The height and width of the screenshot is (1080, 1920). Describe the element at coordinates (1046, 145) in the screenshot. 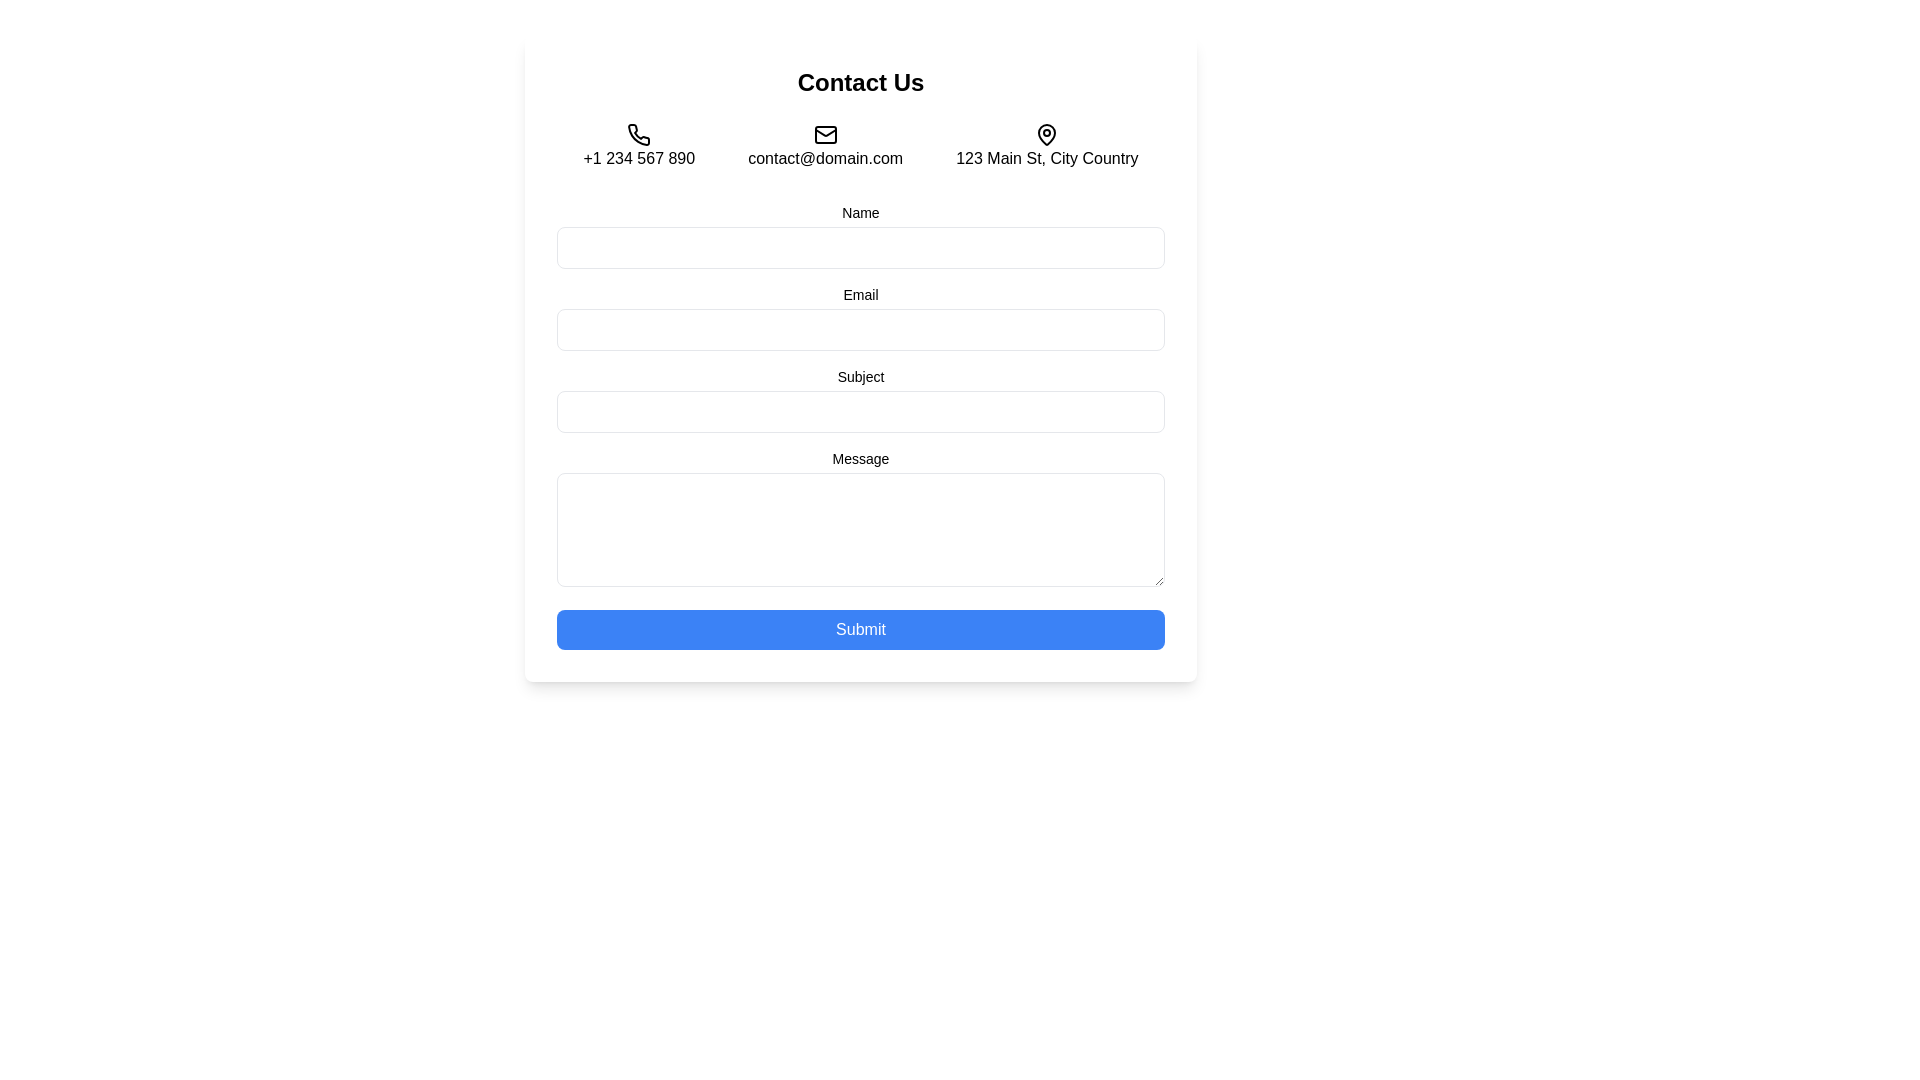

I see `the address display element featuring the text '123 Main St, City Country' and the map pin icon` at that location.